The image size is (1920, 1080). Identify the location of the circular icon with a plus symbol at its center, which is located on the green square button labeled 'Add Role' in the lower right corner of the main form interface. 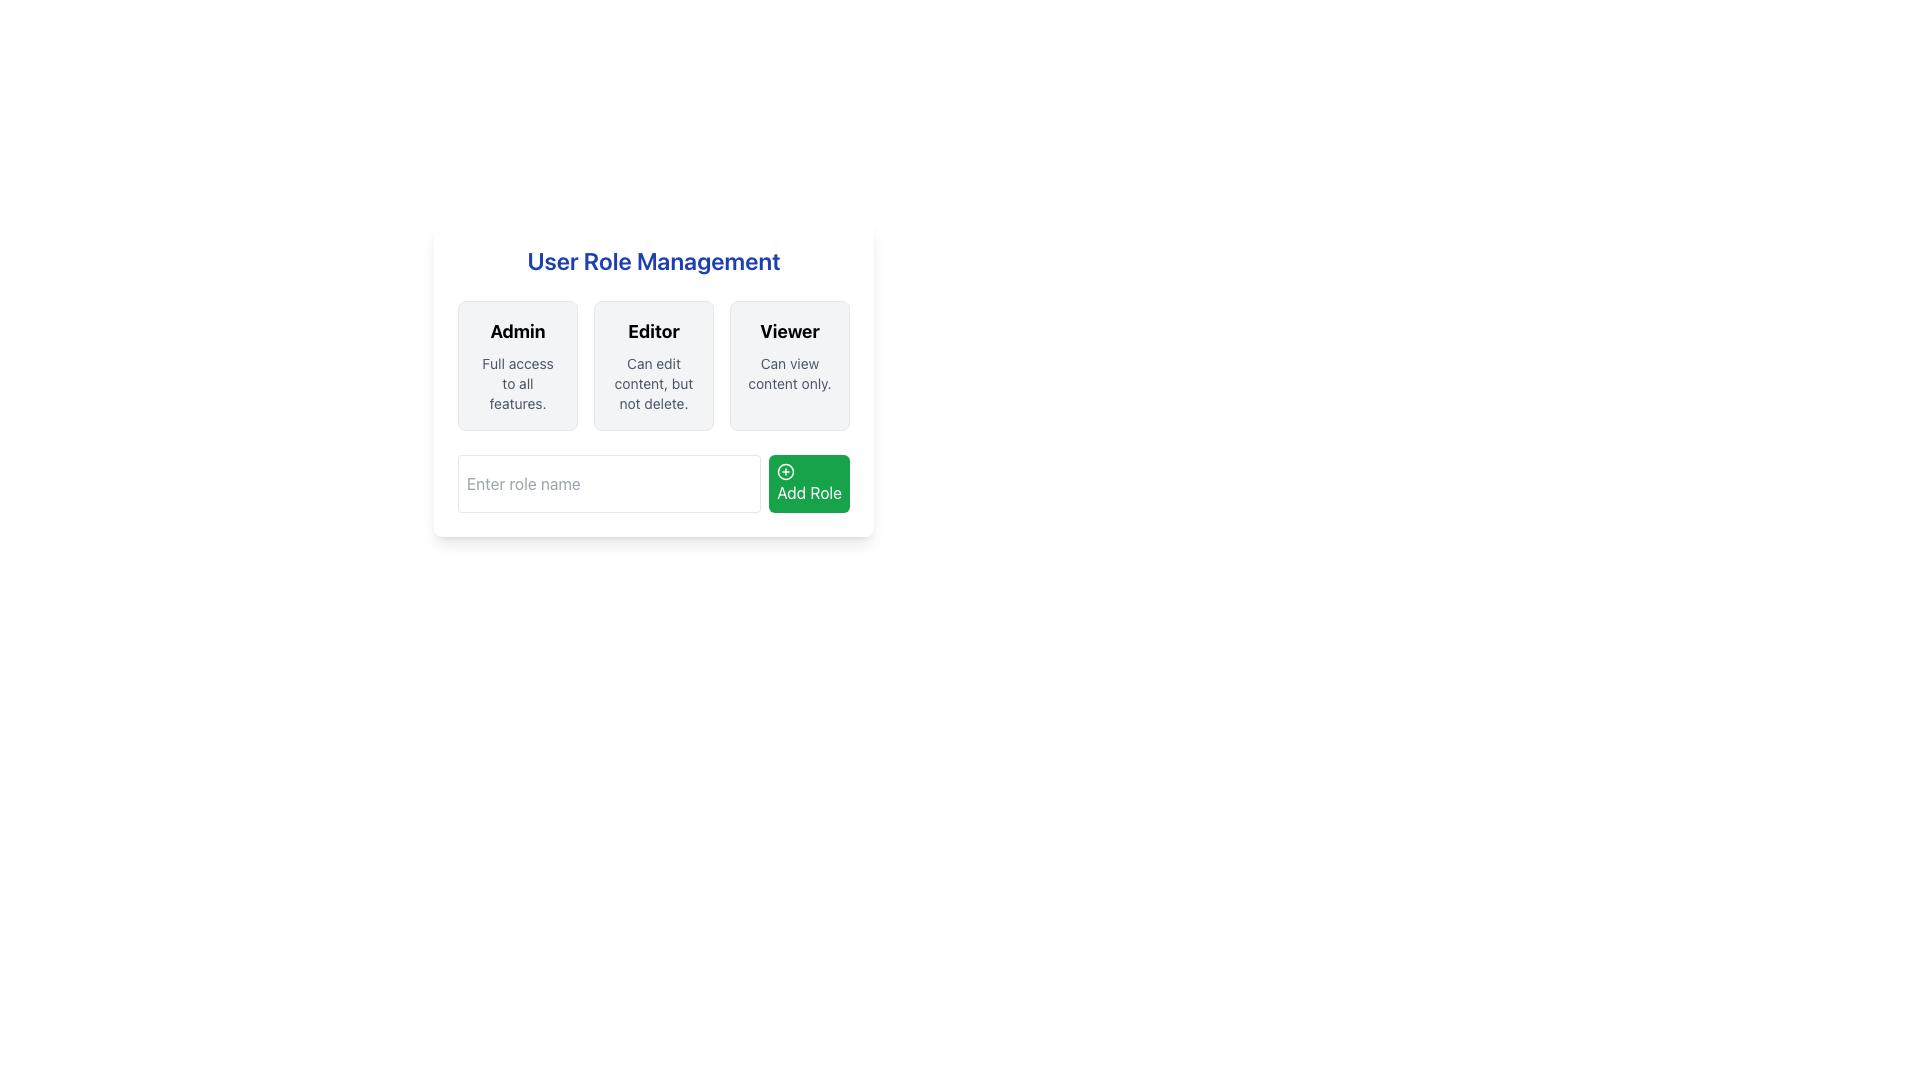
(785, 471).